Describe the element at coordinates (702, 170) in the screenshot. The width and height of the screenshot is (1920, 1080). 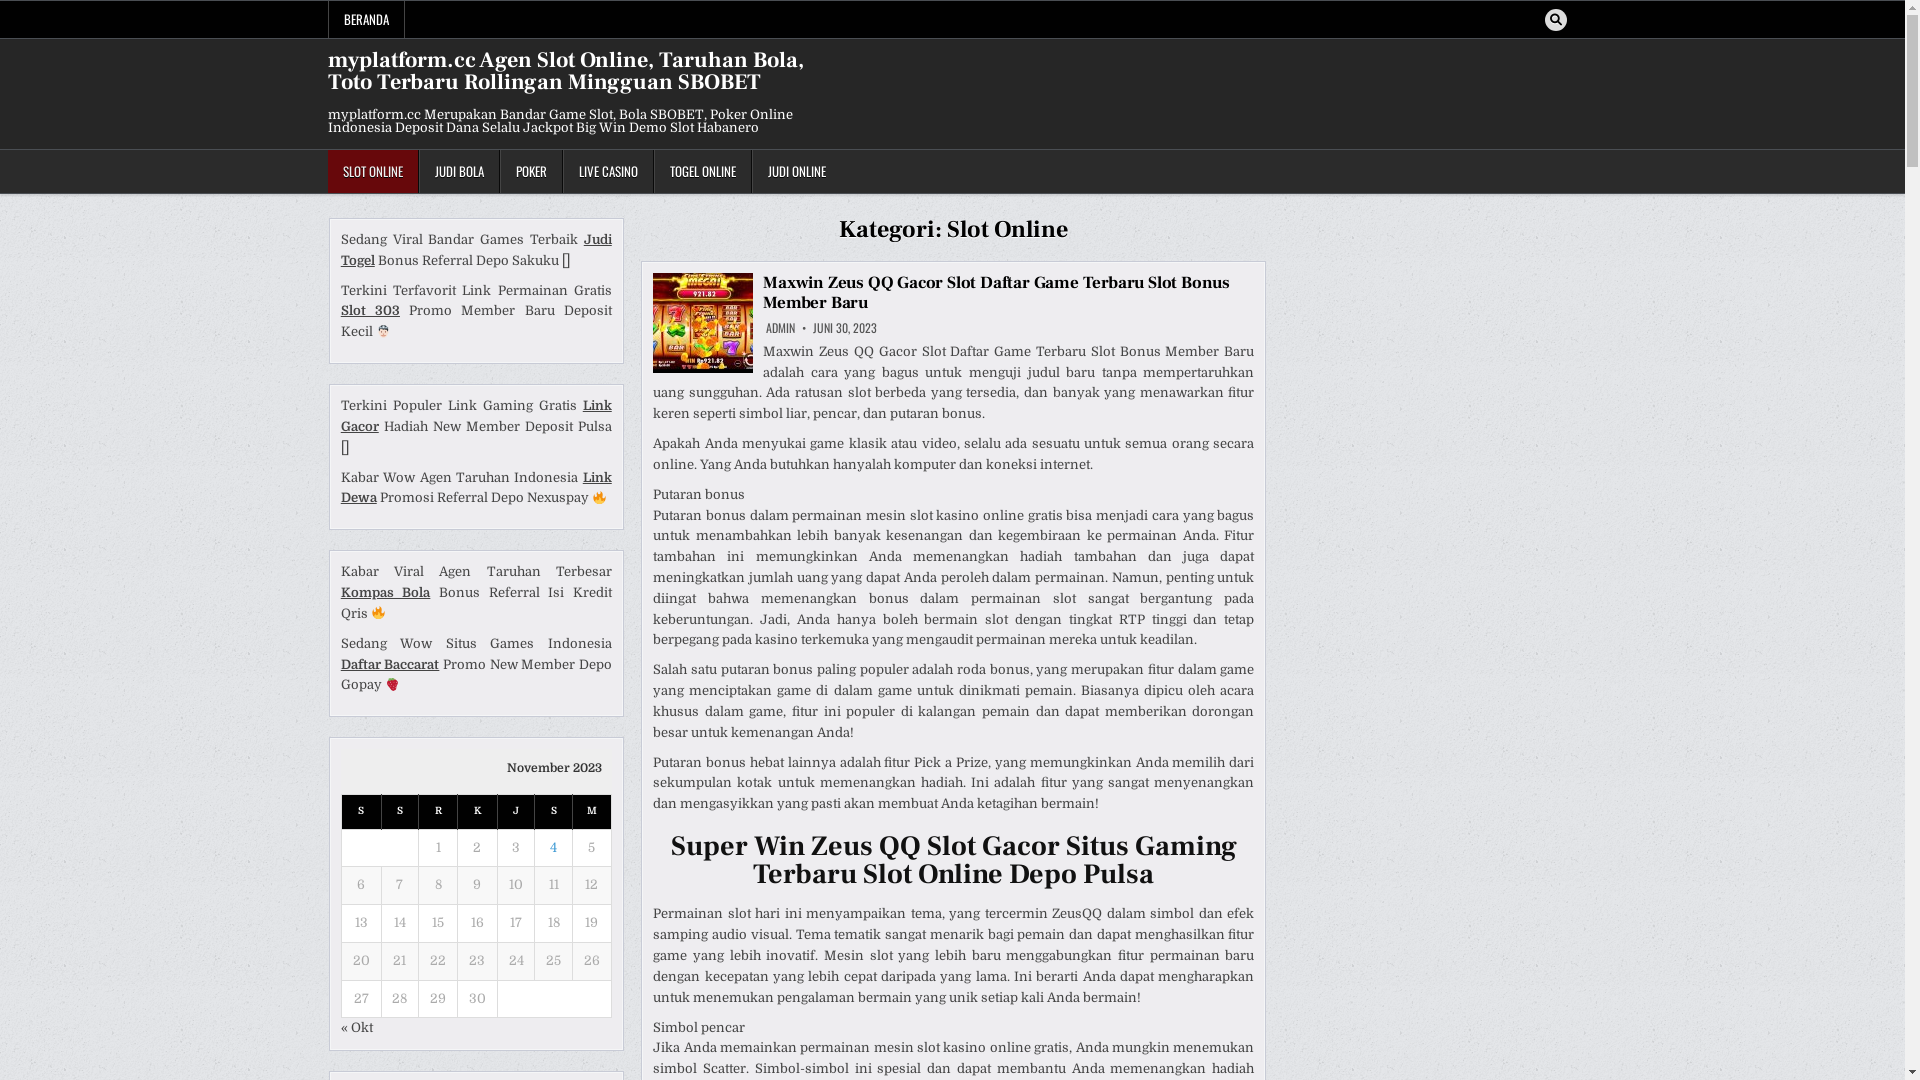
I see `'TOGEL ONLINE'` at that location.